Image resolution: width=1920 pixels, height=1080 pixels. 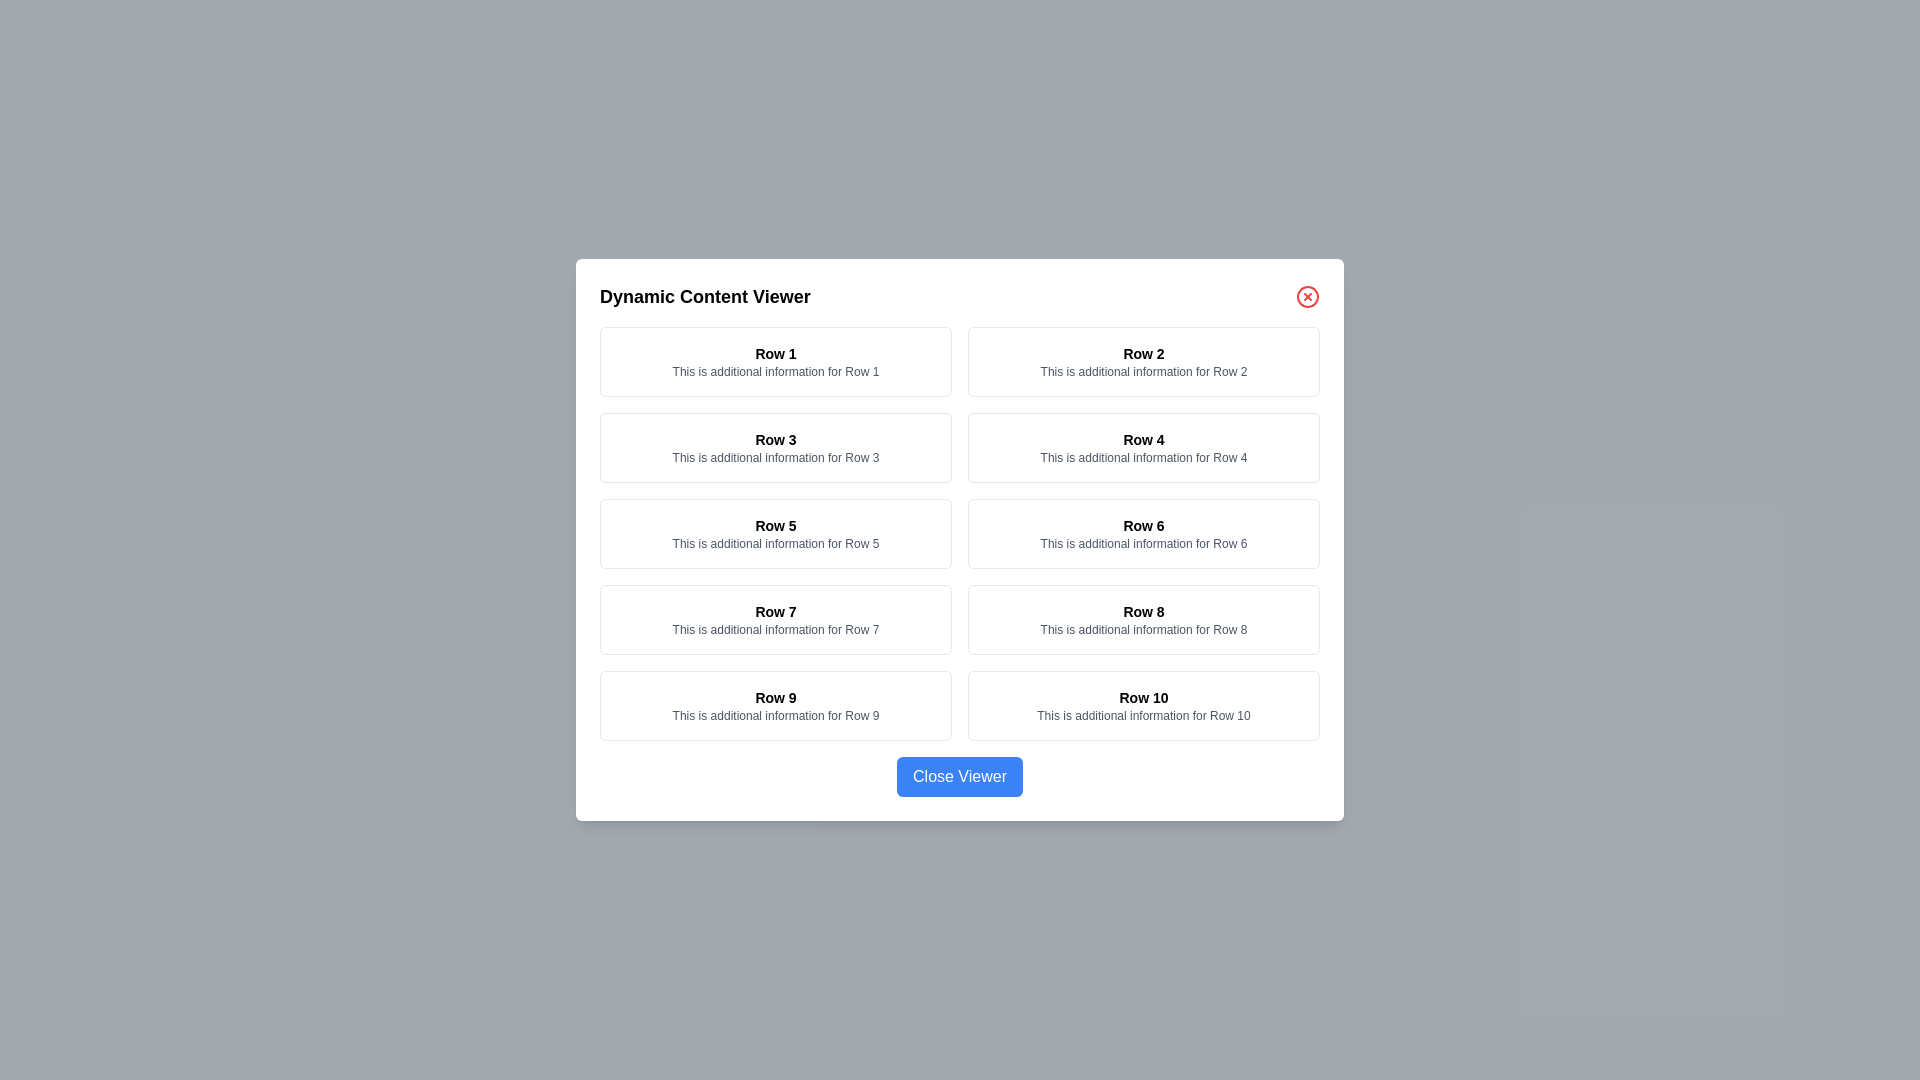 What do you see at coordinates (960, 775) in the screenshot?
I see `the 'Close Viewer' button to close the dialog` at bounding box center [960, 775].